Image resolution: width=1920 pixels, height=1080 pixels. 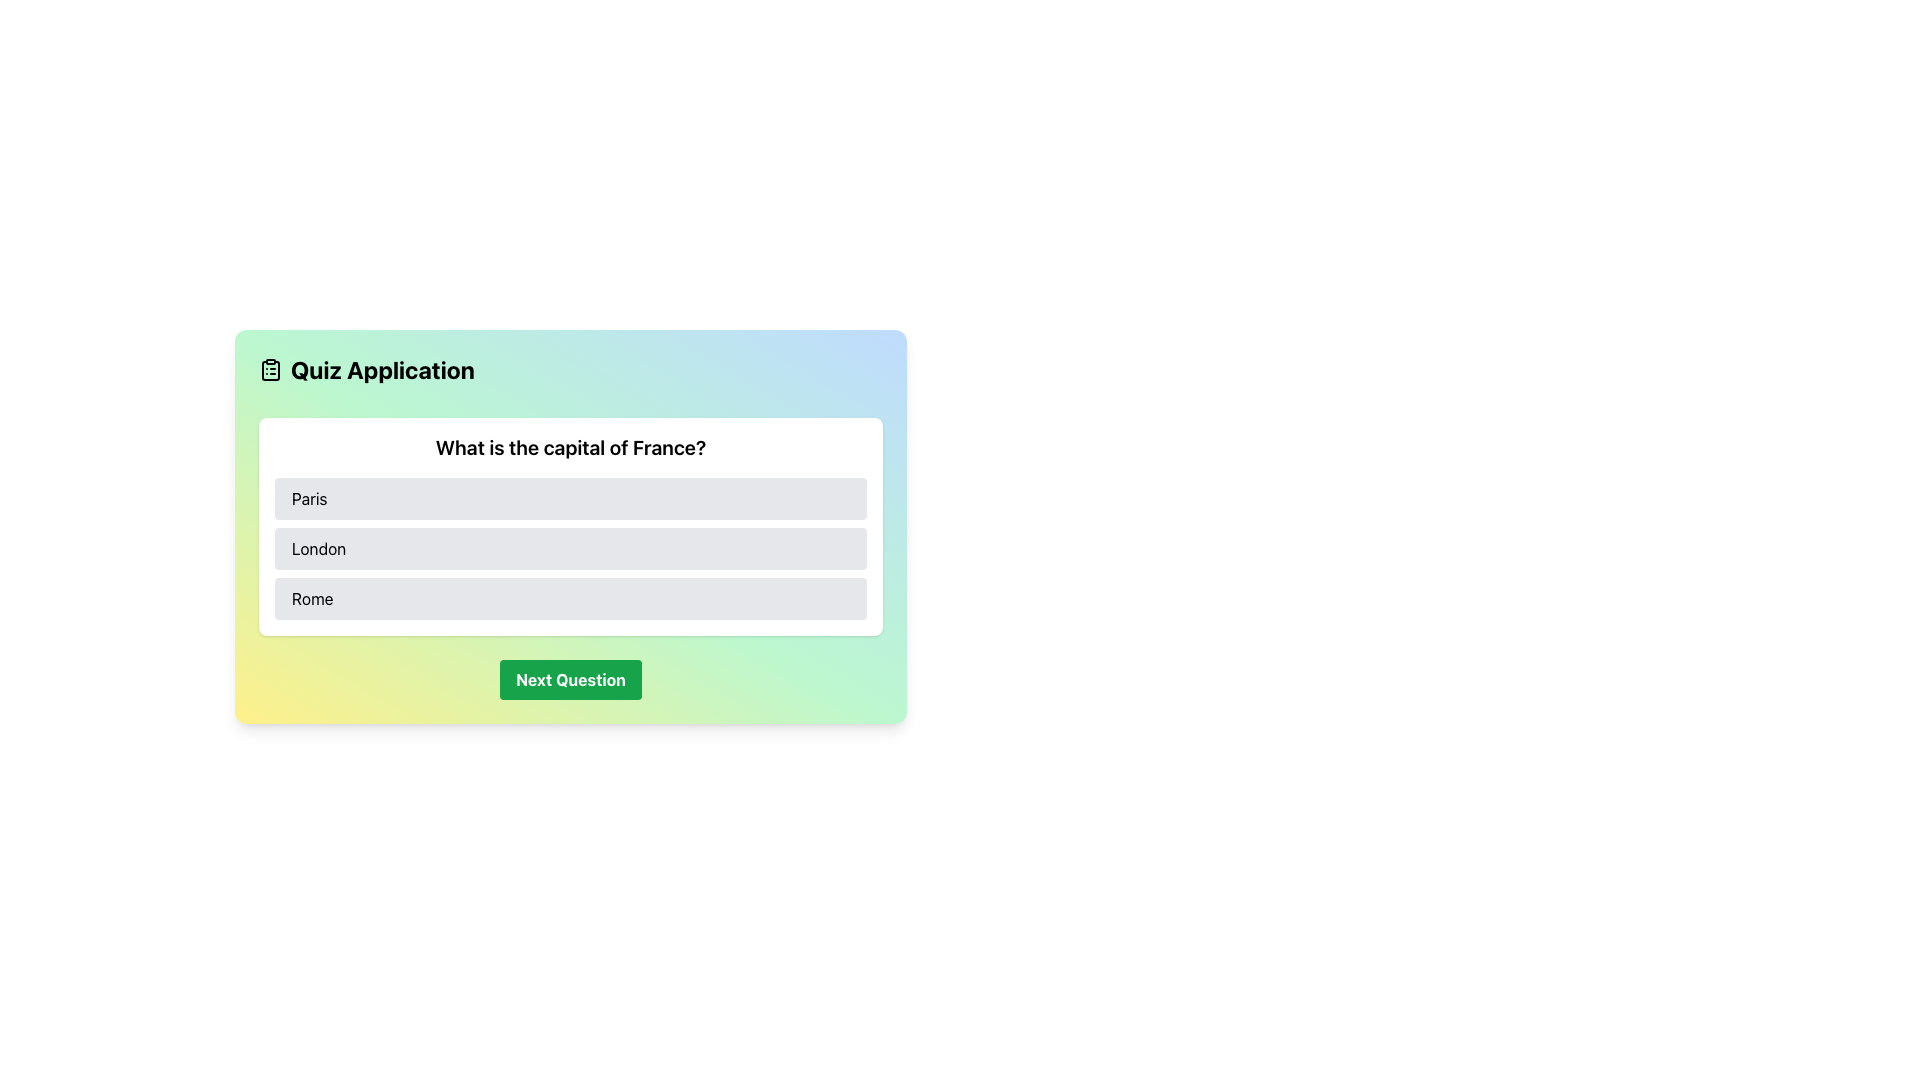 I want to click on the rectangular button labeled 'Paris' with a light gray background, which darkens slightly on hover, located under the question prompt 'What is the capital of France?', so click(x=570, y=497).